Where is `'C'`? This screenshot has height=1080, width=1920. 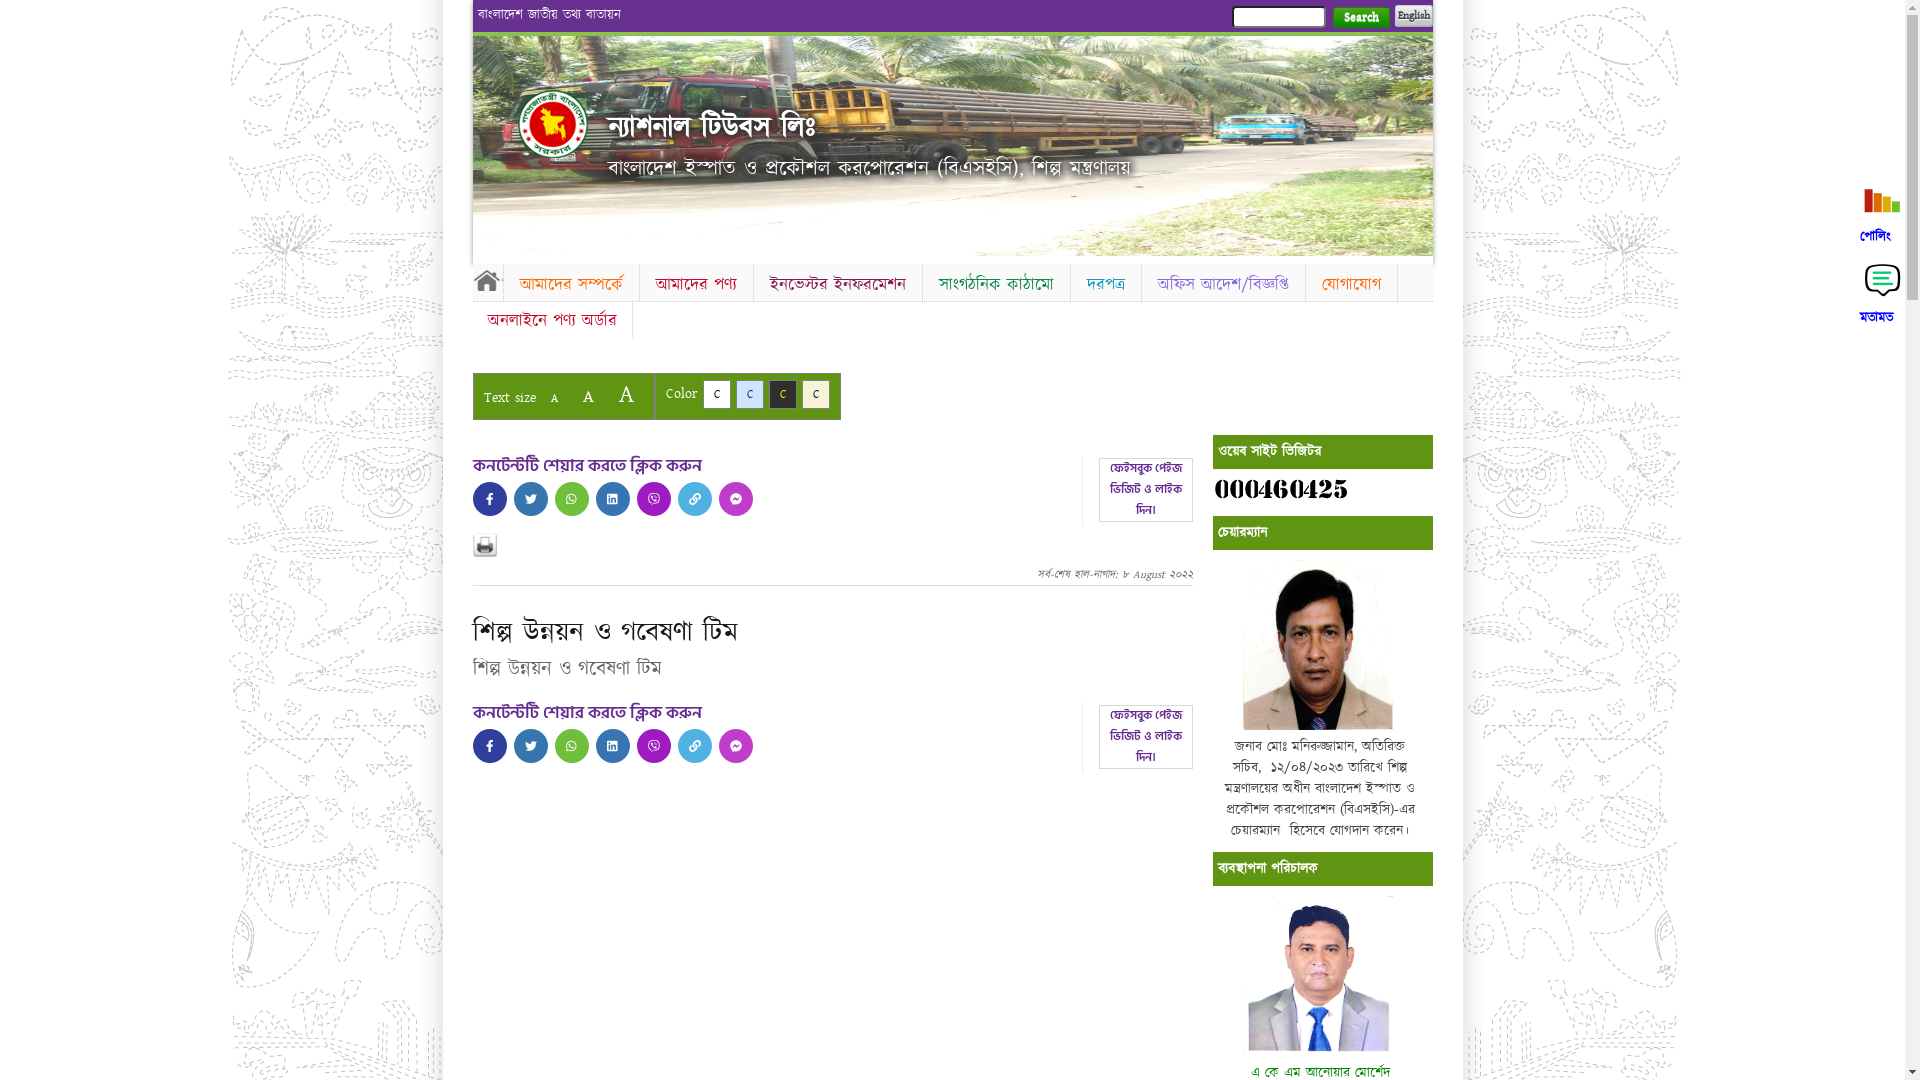
'C' is located at coordinates (715, 394).